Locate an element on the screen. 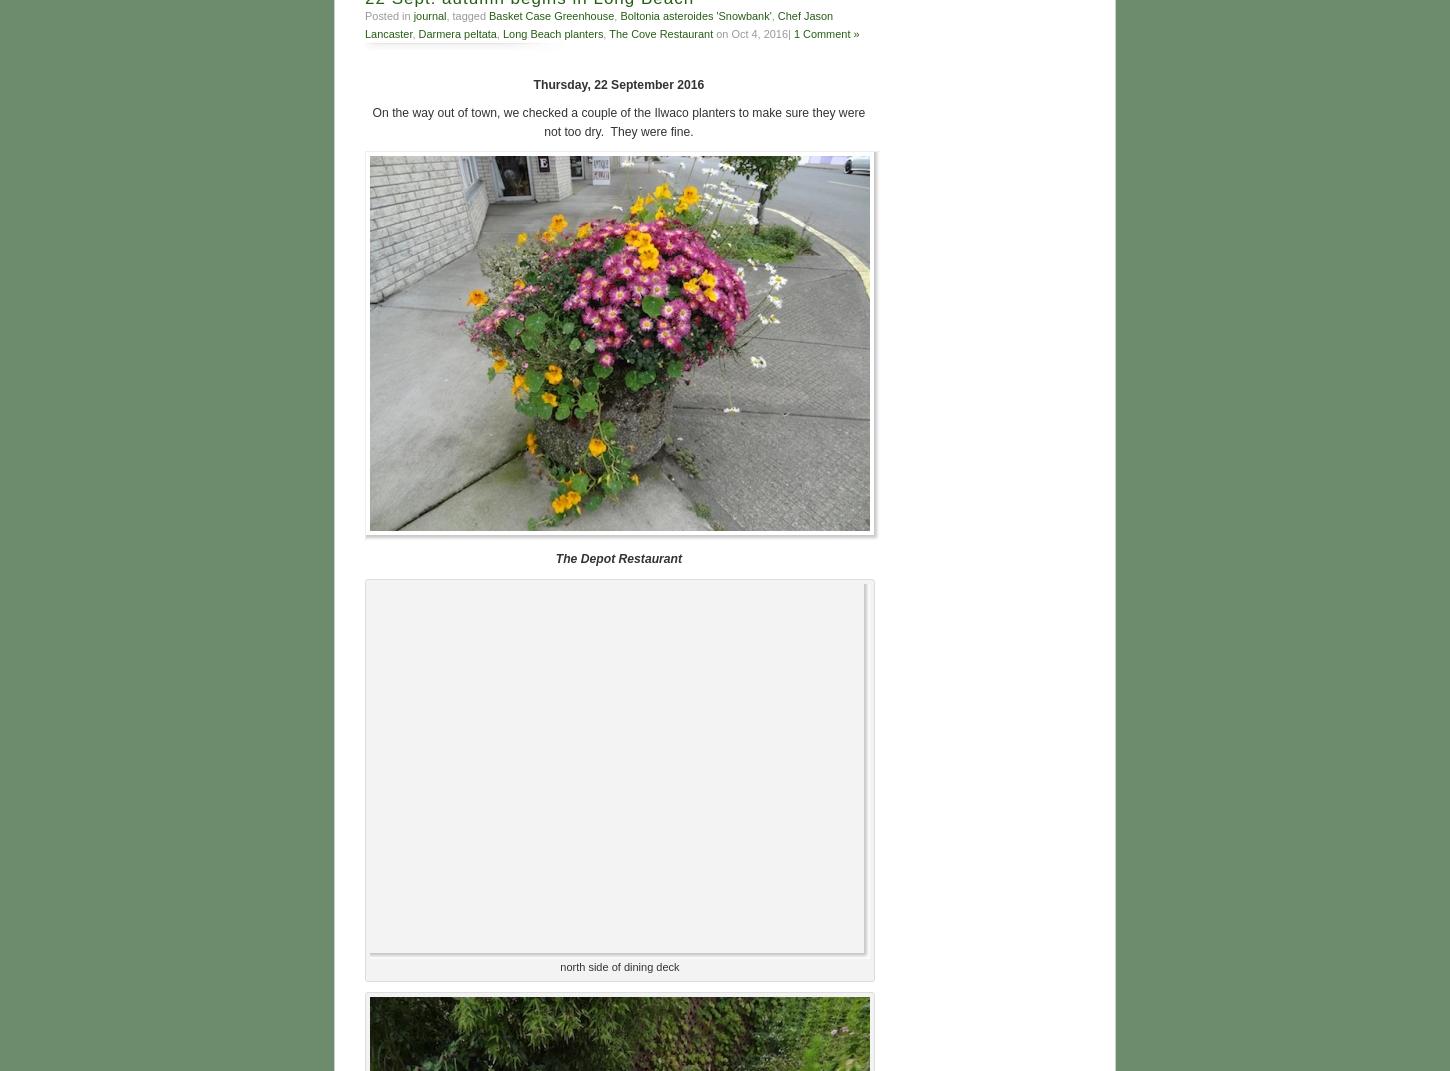 The image size is (1450, 1071). ', tagged' is located at coordinates (466, 14).